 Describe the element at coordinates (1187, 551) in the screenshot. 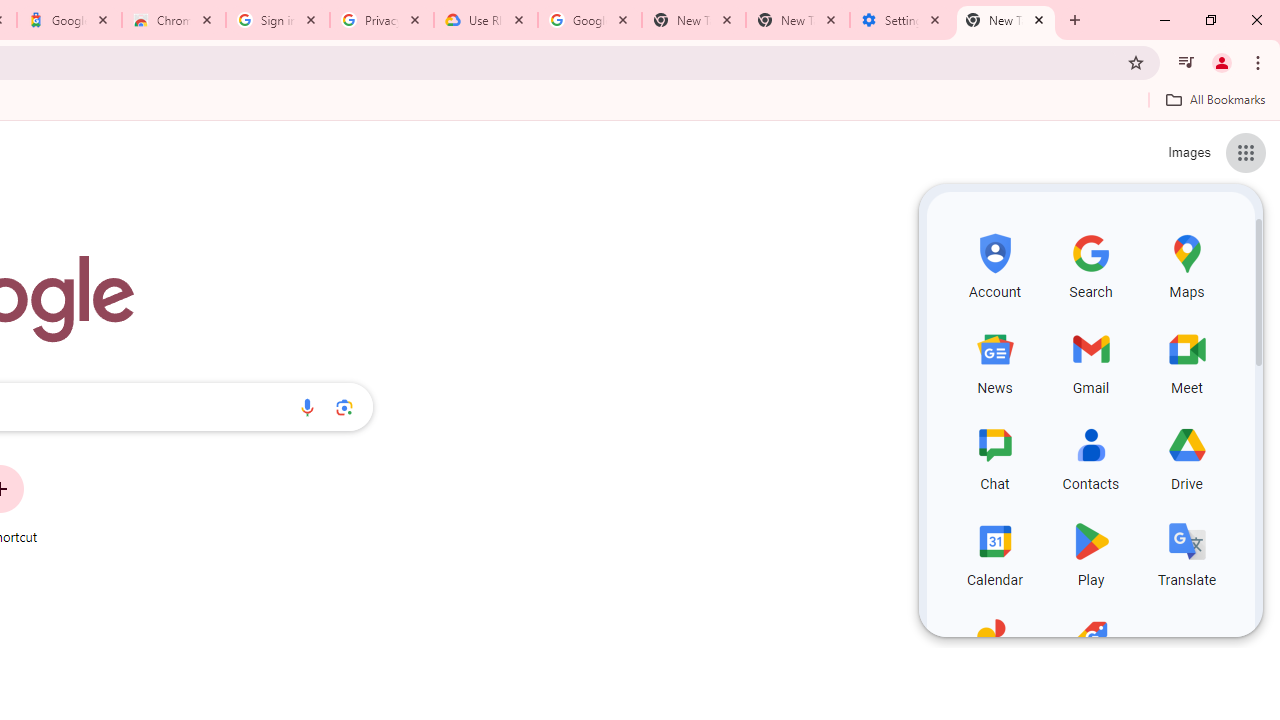

I see `'Translate, row 4 of 5 and column 3 of 3 in the first section'` at that location.